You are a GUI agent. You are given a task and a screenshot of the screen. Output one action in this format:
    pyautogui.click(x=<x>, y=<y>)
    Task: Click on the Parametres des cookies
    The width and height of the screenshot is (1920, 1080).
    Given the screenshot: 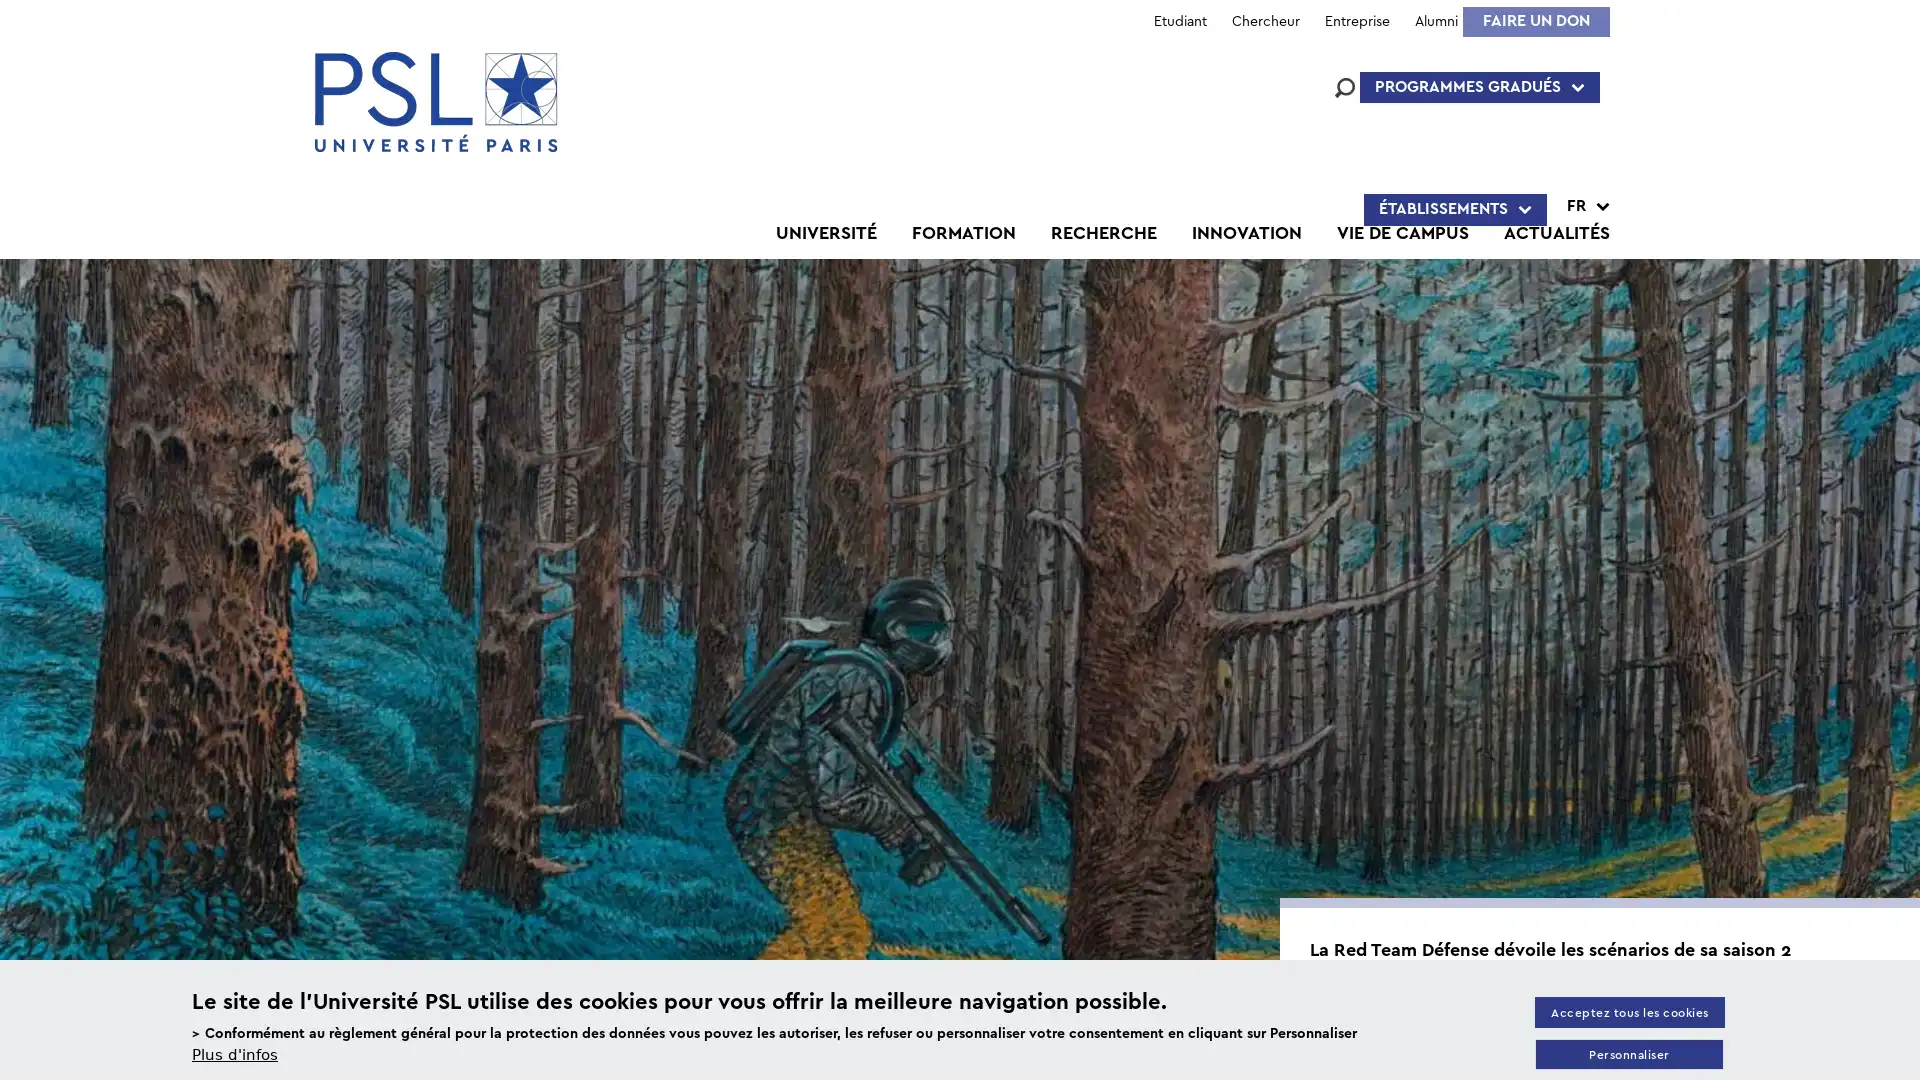 What is the action you would take?
    pyautogui.click(x=1627, y=1053)
    